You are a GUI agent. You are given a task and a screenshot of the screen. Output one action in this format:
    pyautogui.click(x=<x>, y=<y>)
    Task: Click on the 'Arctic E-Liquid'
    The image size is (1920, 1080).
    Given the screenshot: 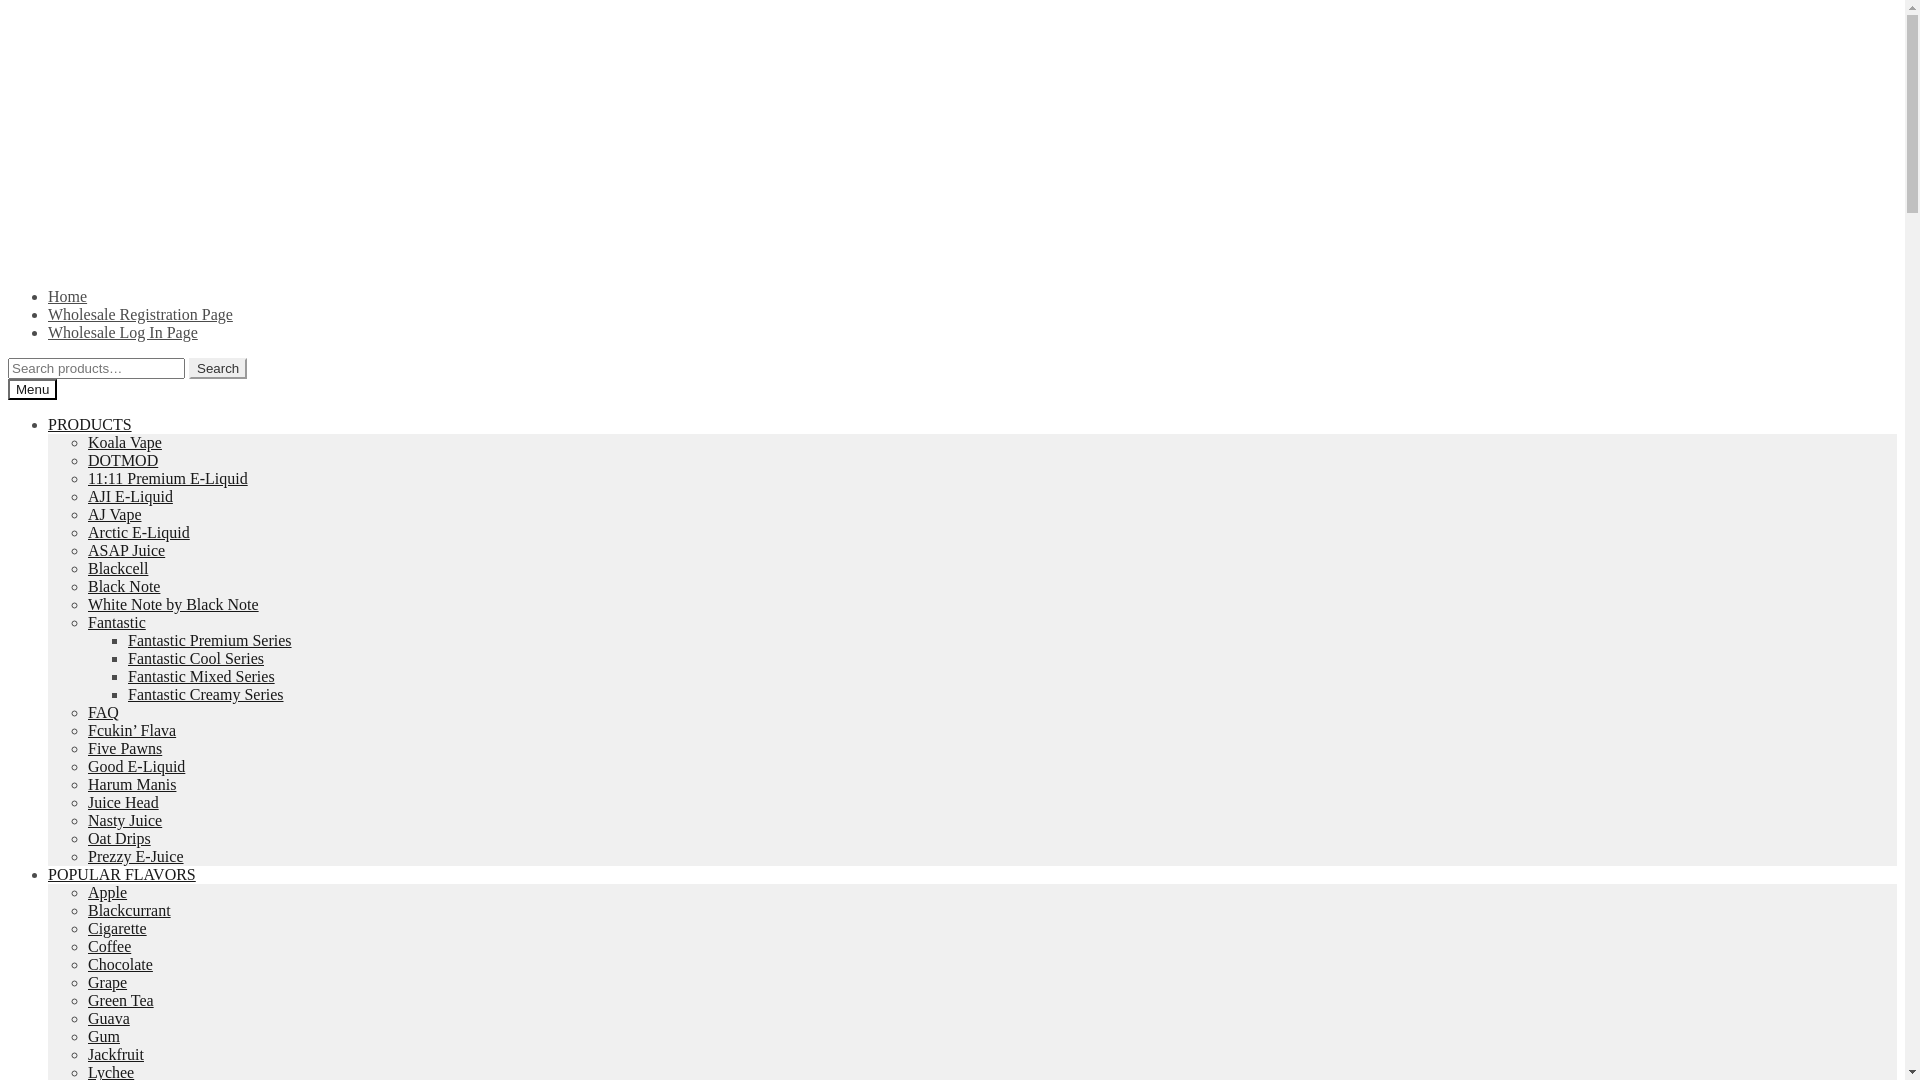 What is the action you would take?
    pyautogui.click(x=138, y=531)
    